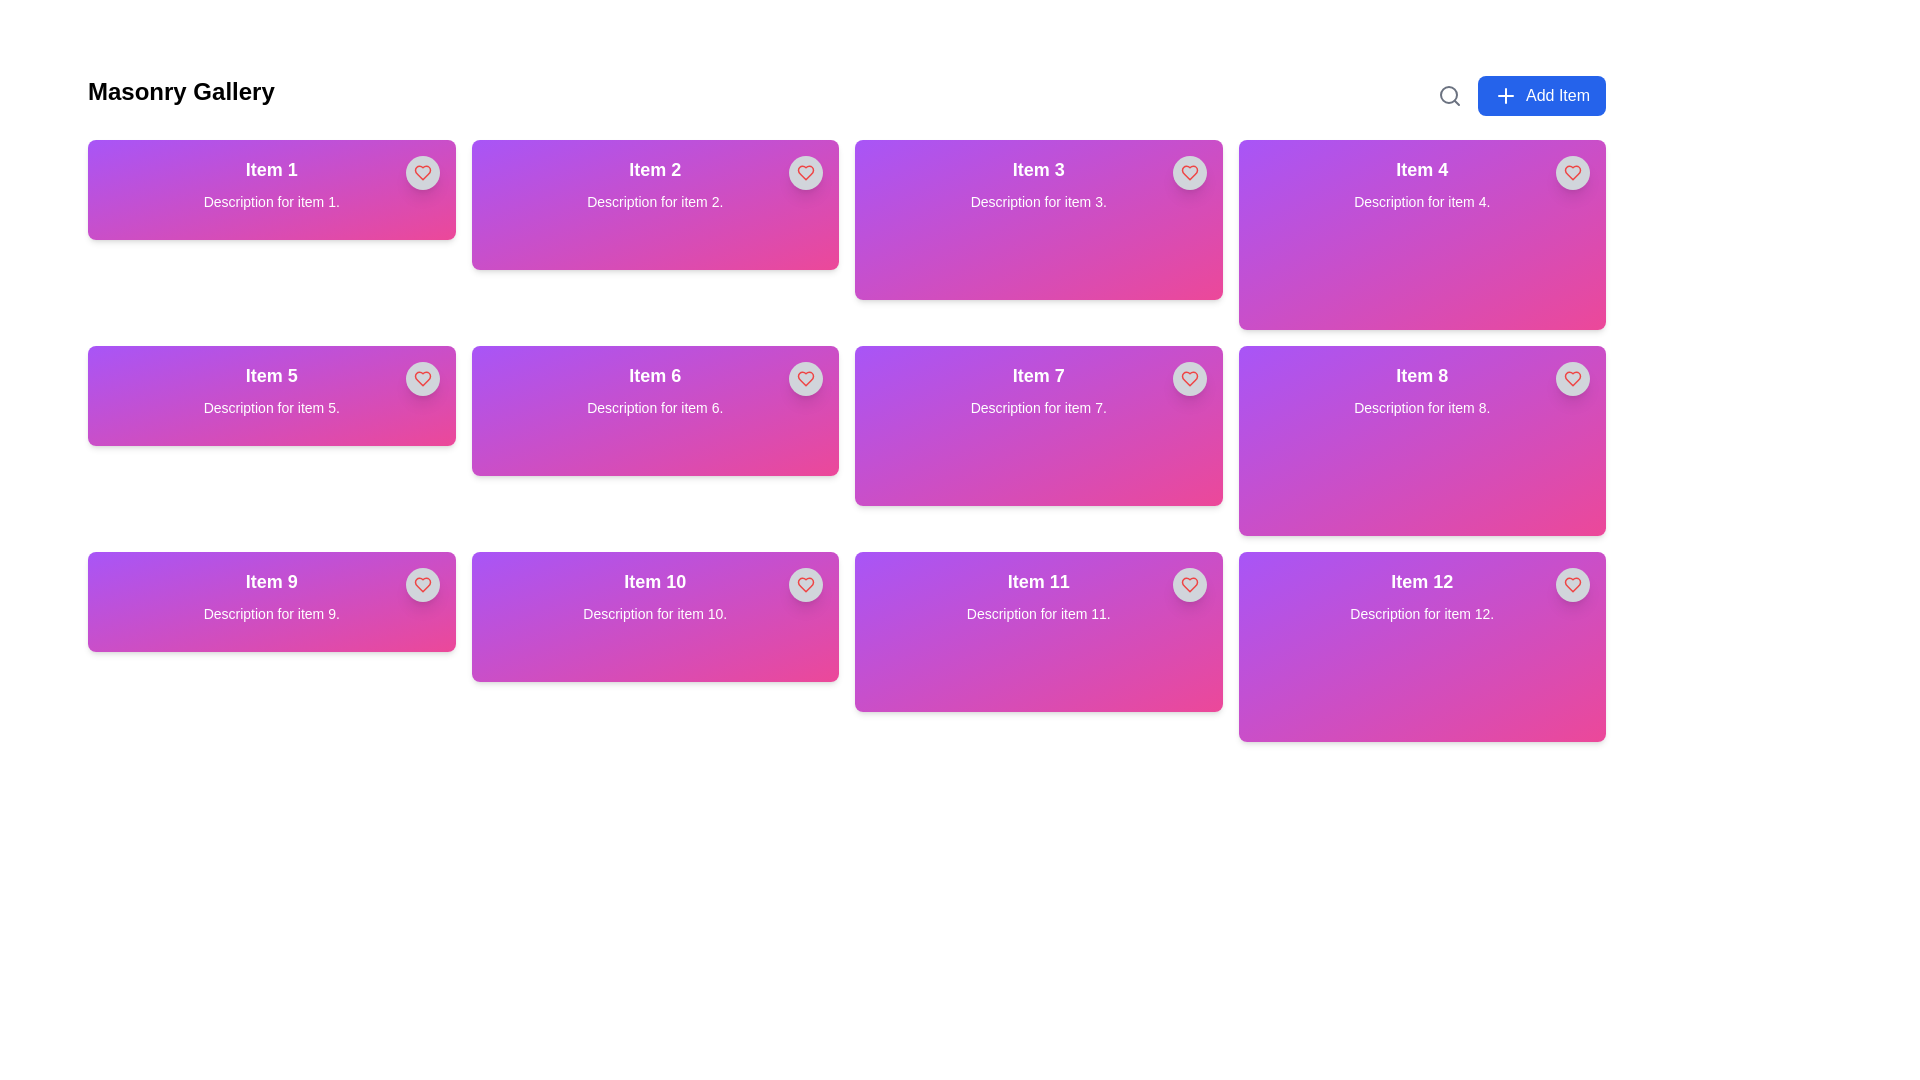 The height and width of the screenshot is (1080, 1920). Describe the element at coordinates (1189, 585) in the screenshot. I see `the heart icon located in the top-right corner of the card labeled 'Item 11'` at that location.